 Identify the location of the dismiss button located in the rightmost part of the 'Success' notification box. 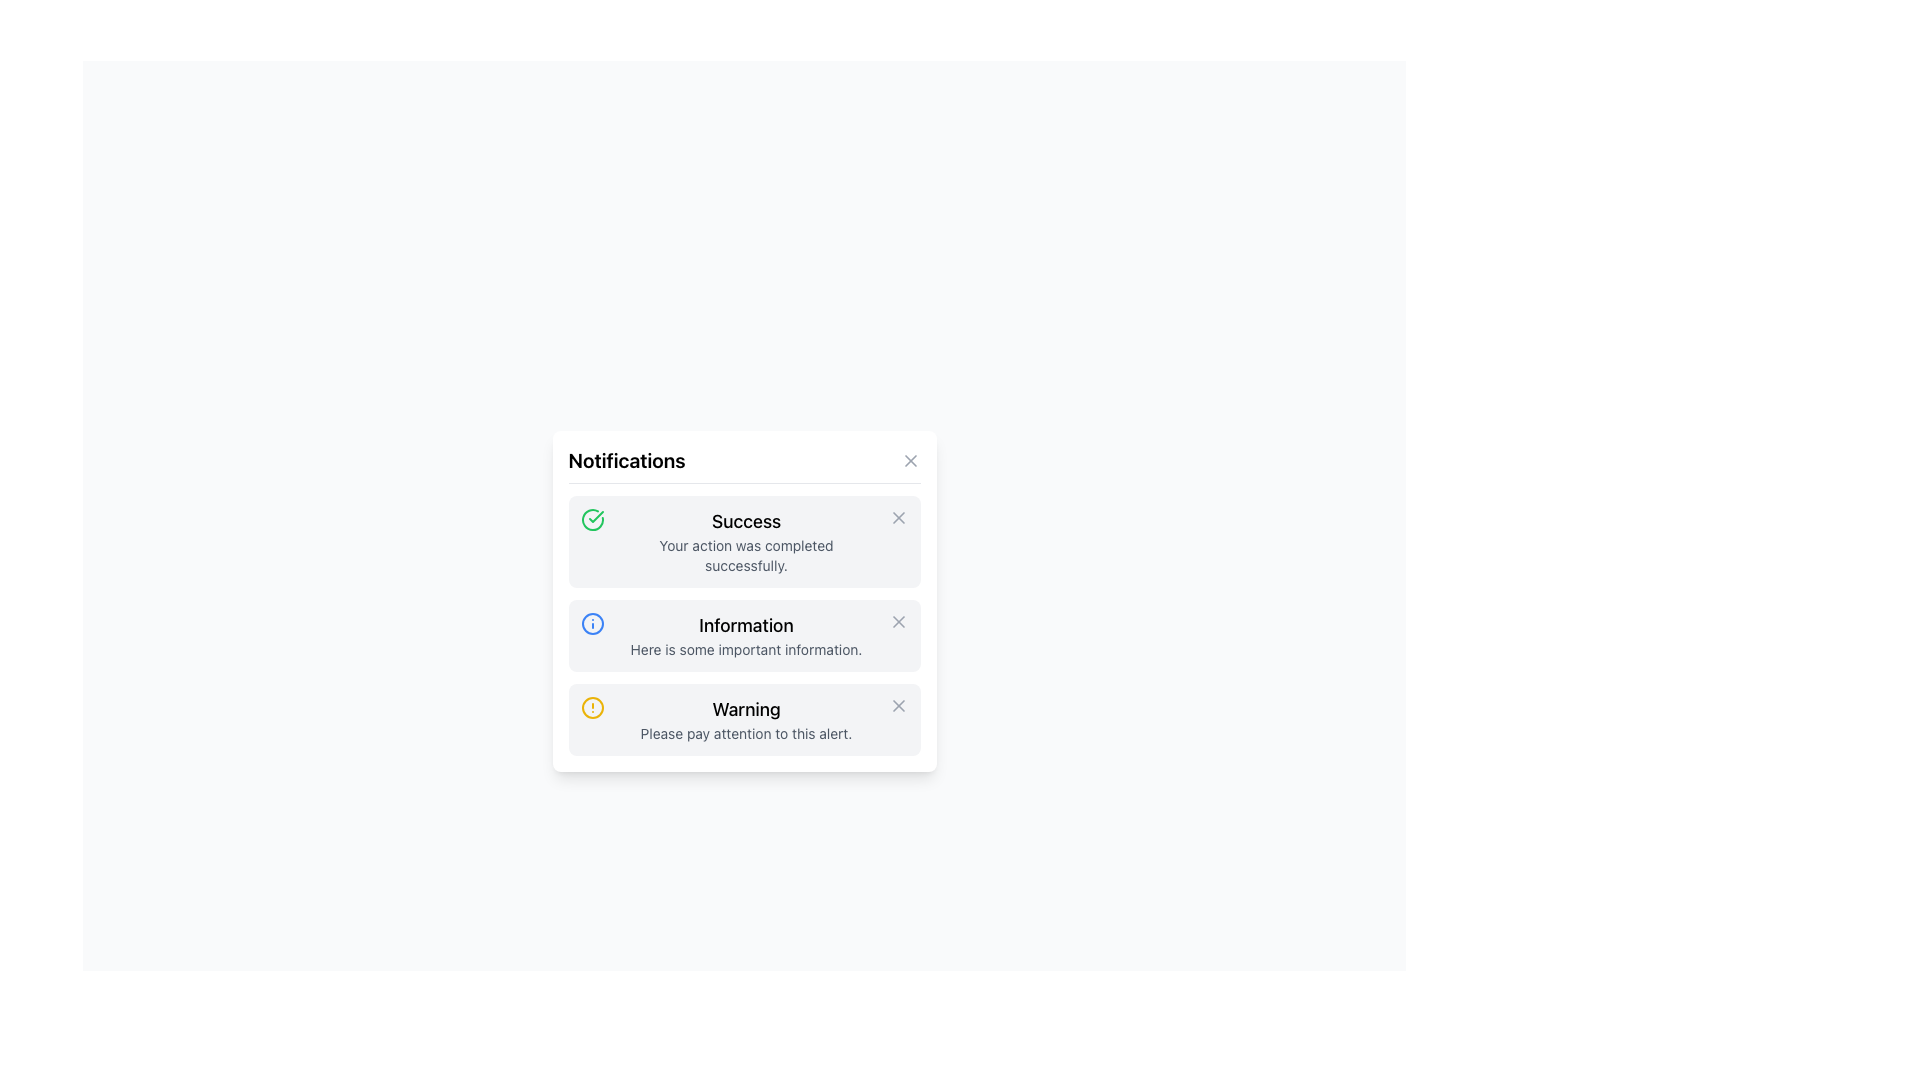
(897, 516).